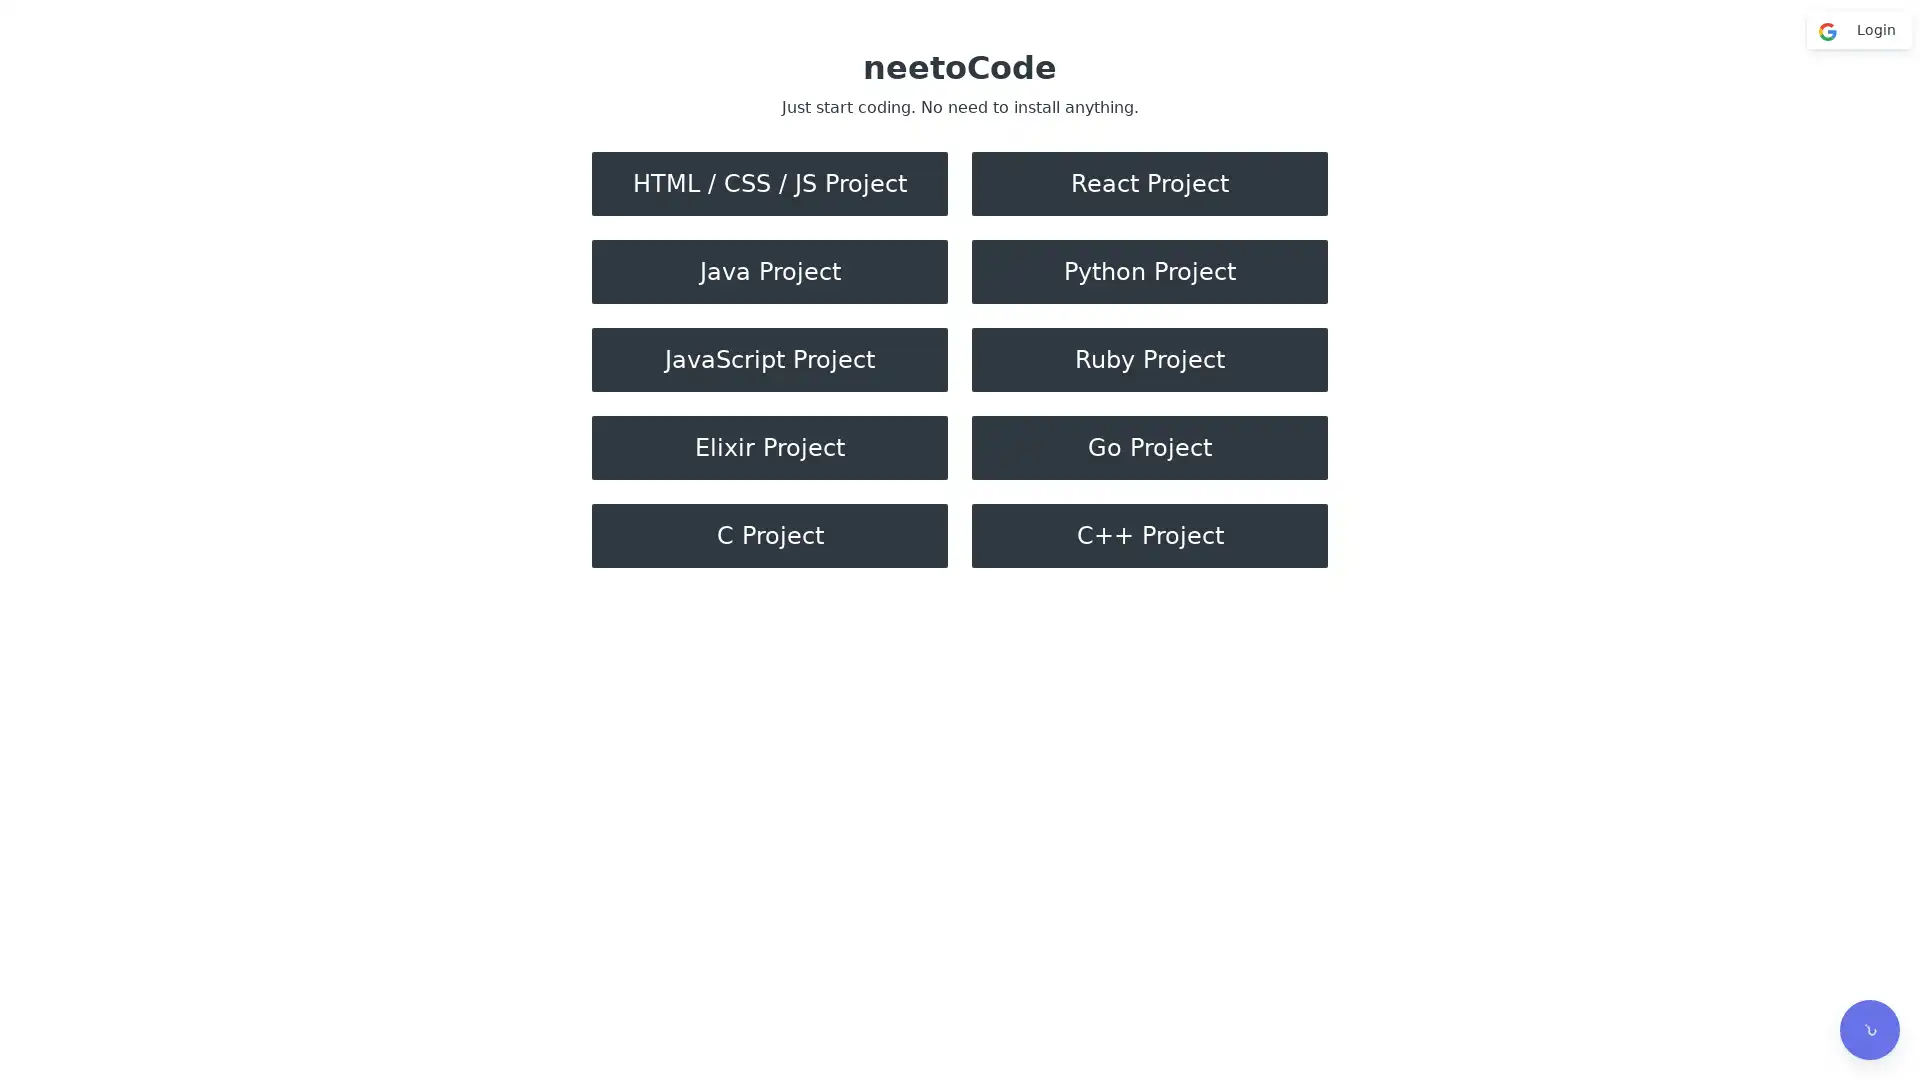  What do you see at coordinates (1150, 358) in the screenshot?
I see `Ruby Project` at bounding box center [1150, 358].